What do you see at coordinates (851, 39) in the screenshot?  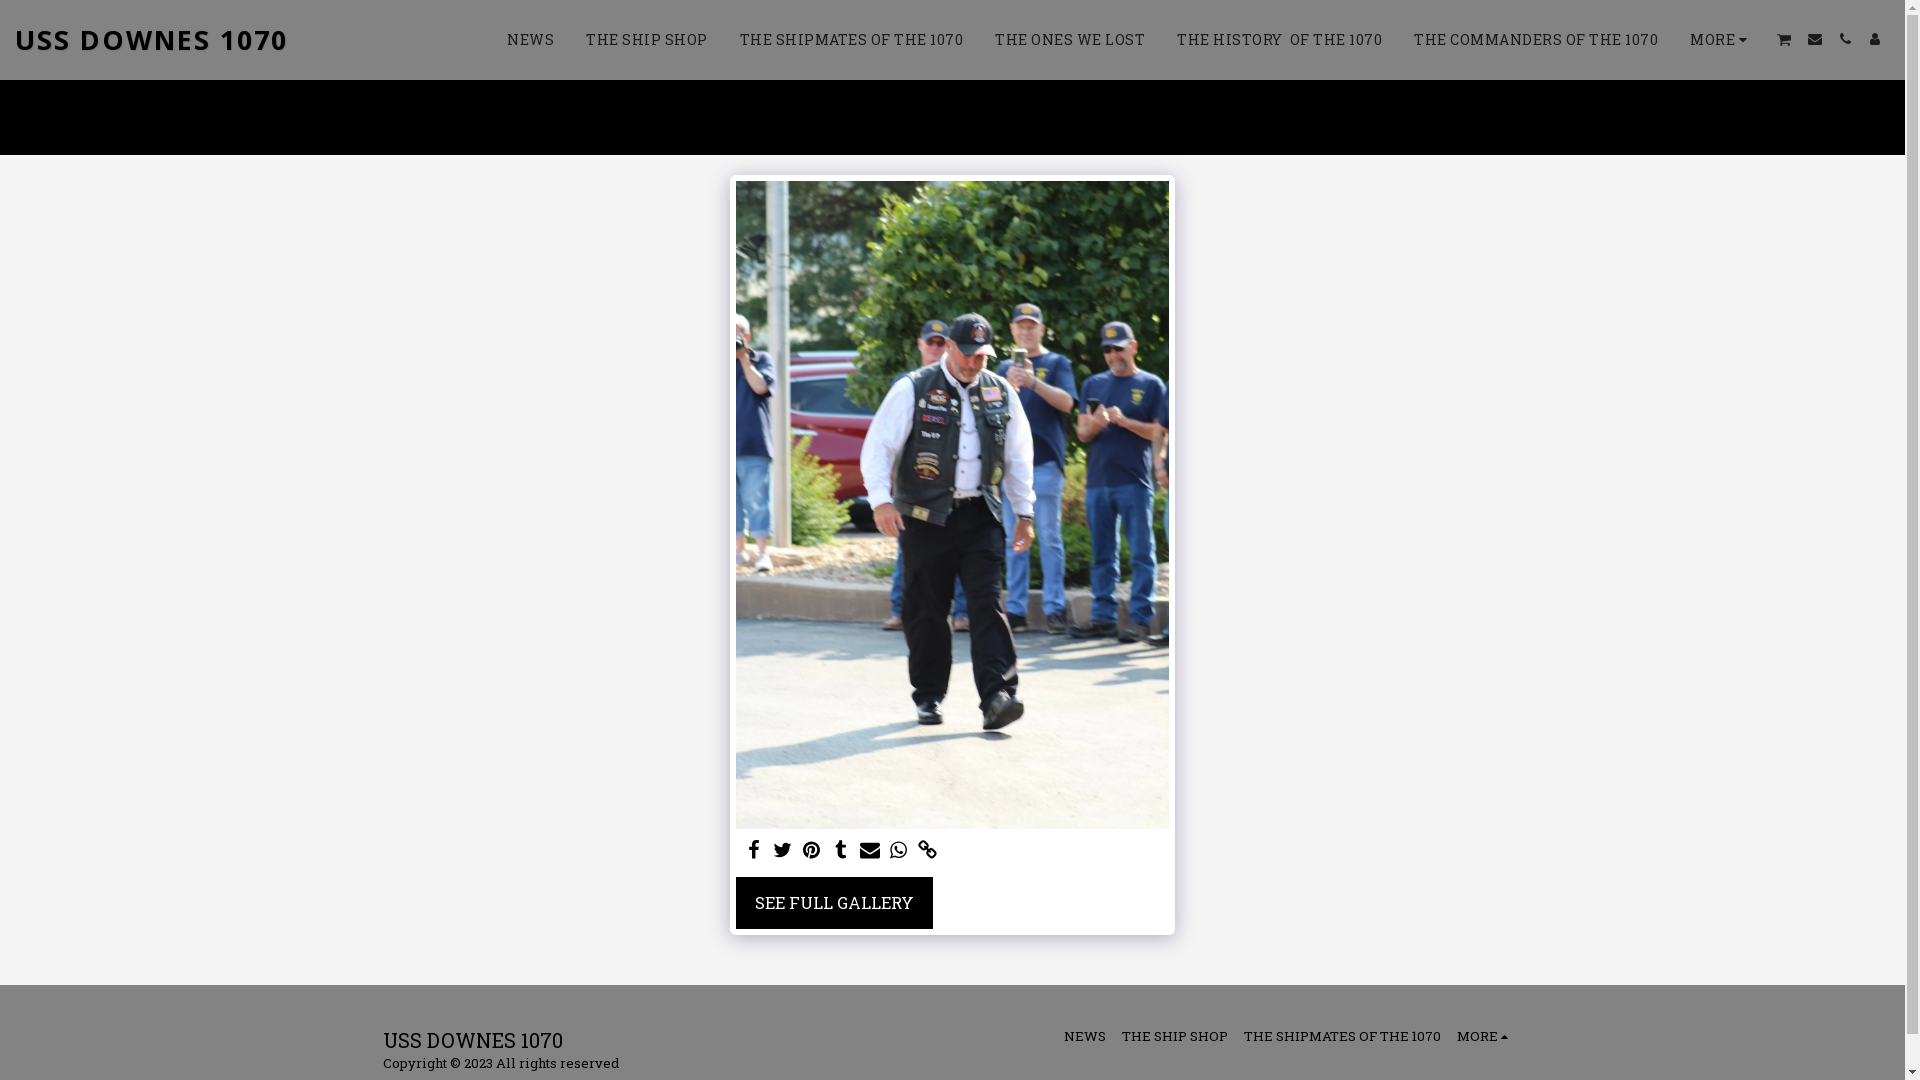 I see `'THE SHIPMATES OF THE 1070'` at bounding box center [851, 39].